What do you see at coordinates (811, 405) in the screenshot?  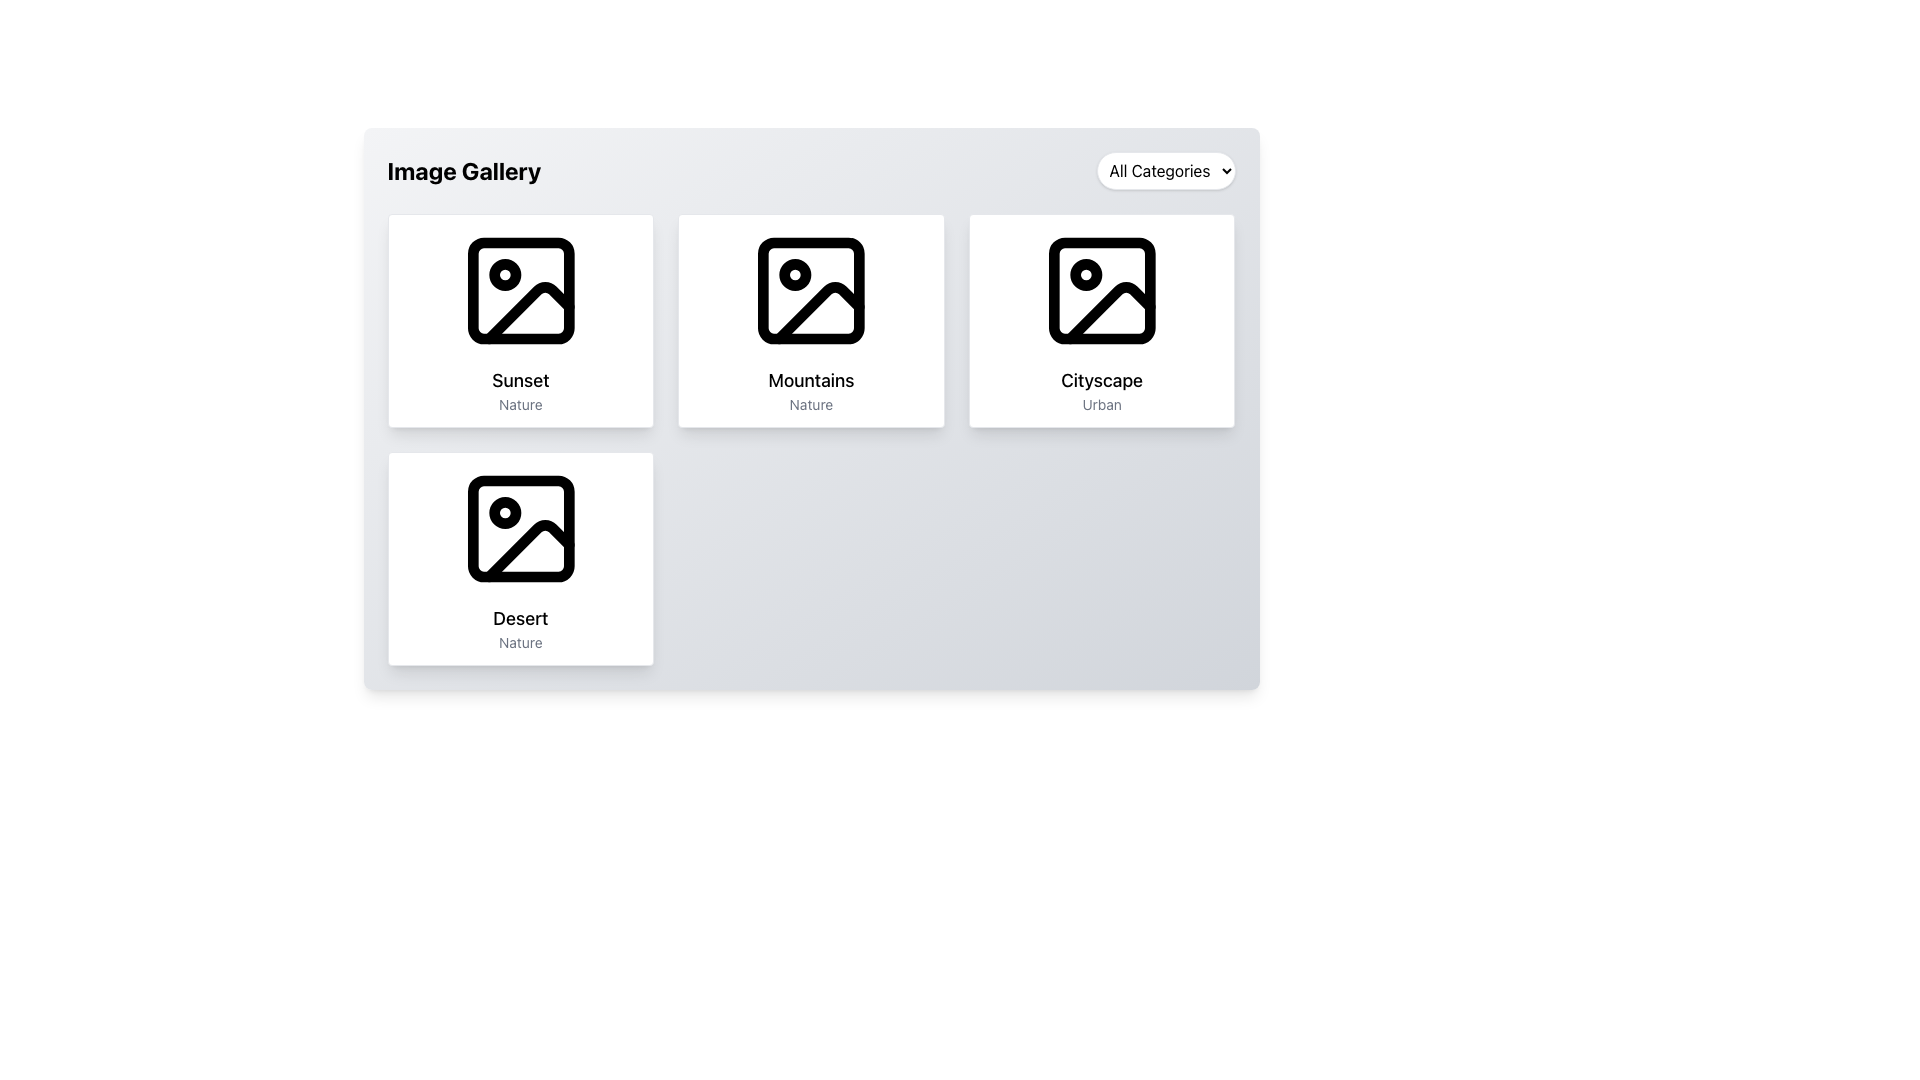 I see `text label displaying the word 'Nature' located below the title 'Mountains' in the second column of the first row of a grid layout` at bounding box center [811, 405].